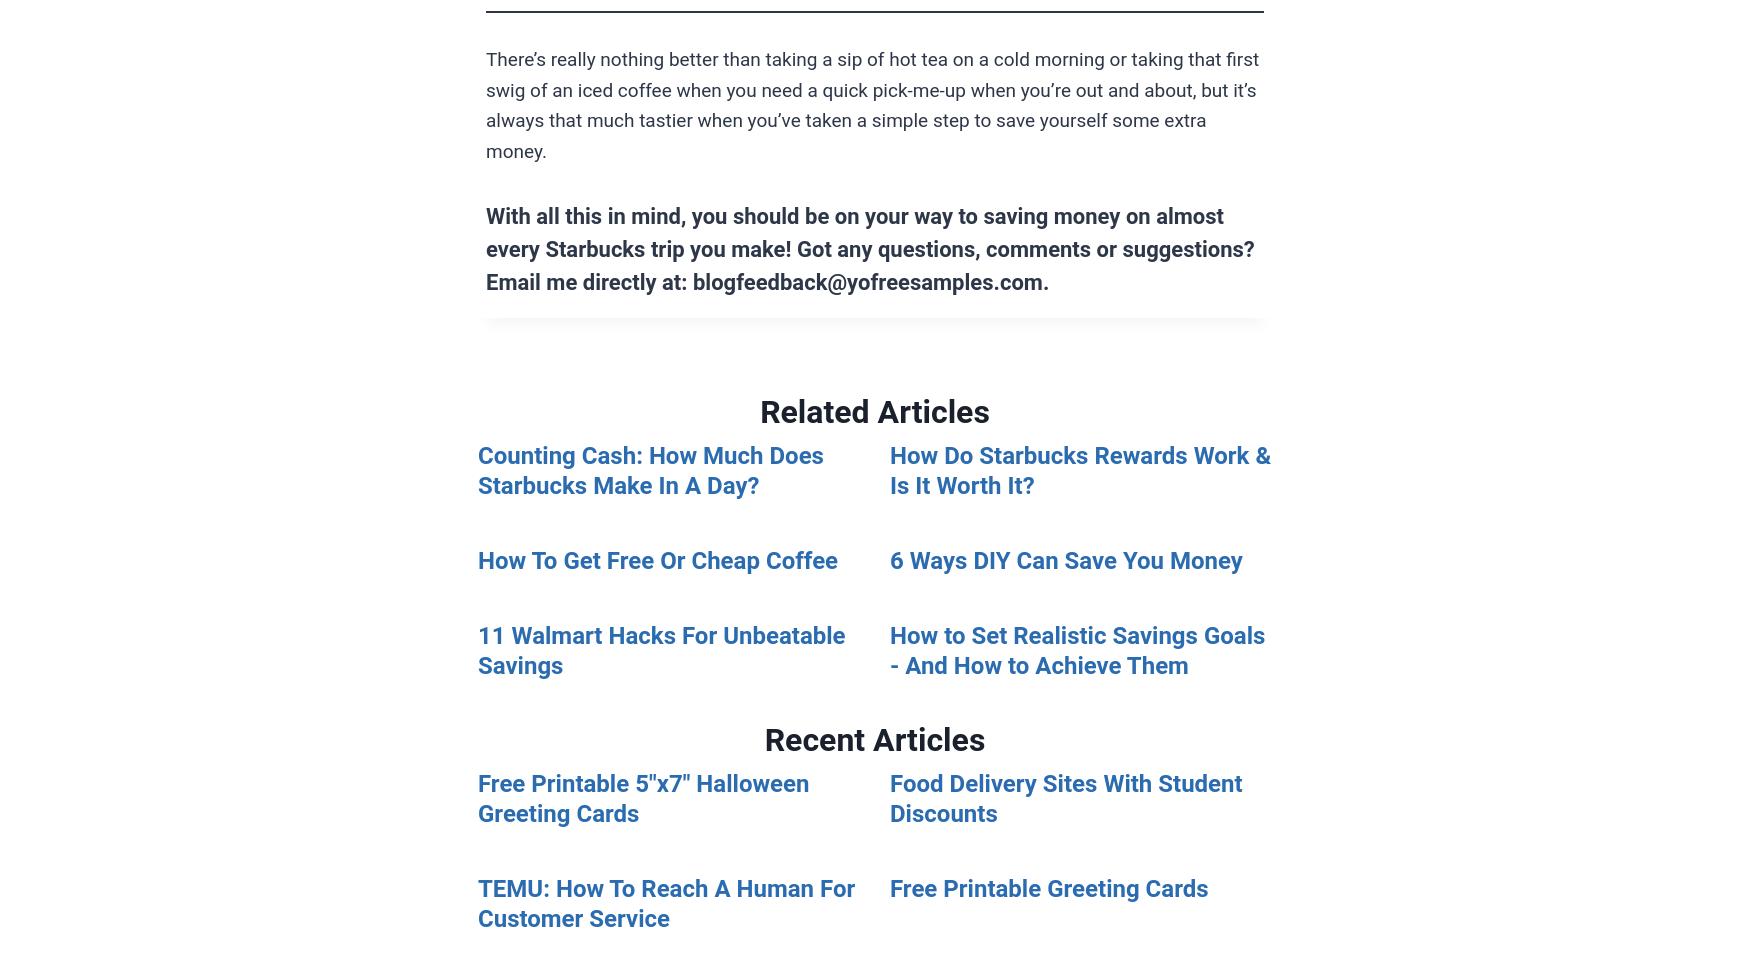 This screenshot has width=1750, height=962. I want to click on 'How Do Starbucks Rewards Work & Is It Worth It?', so click(1080, 470).